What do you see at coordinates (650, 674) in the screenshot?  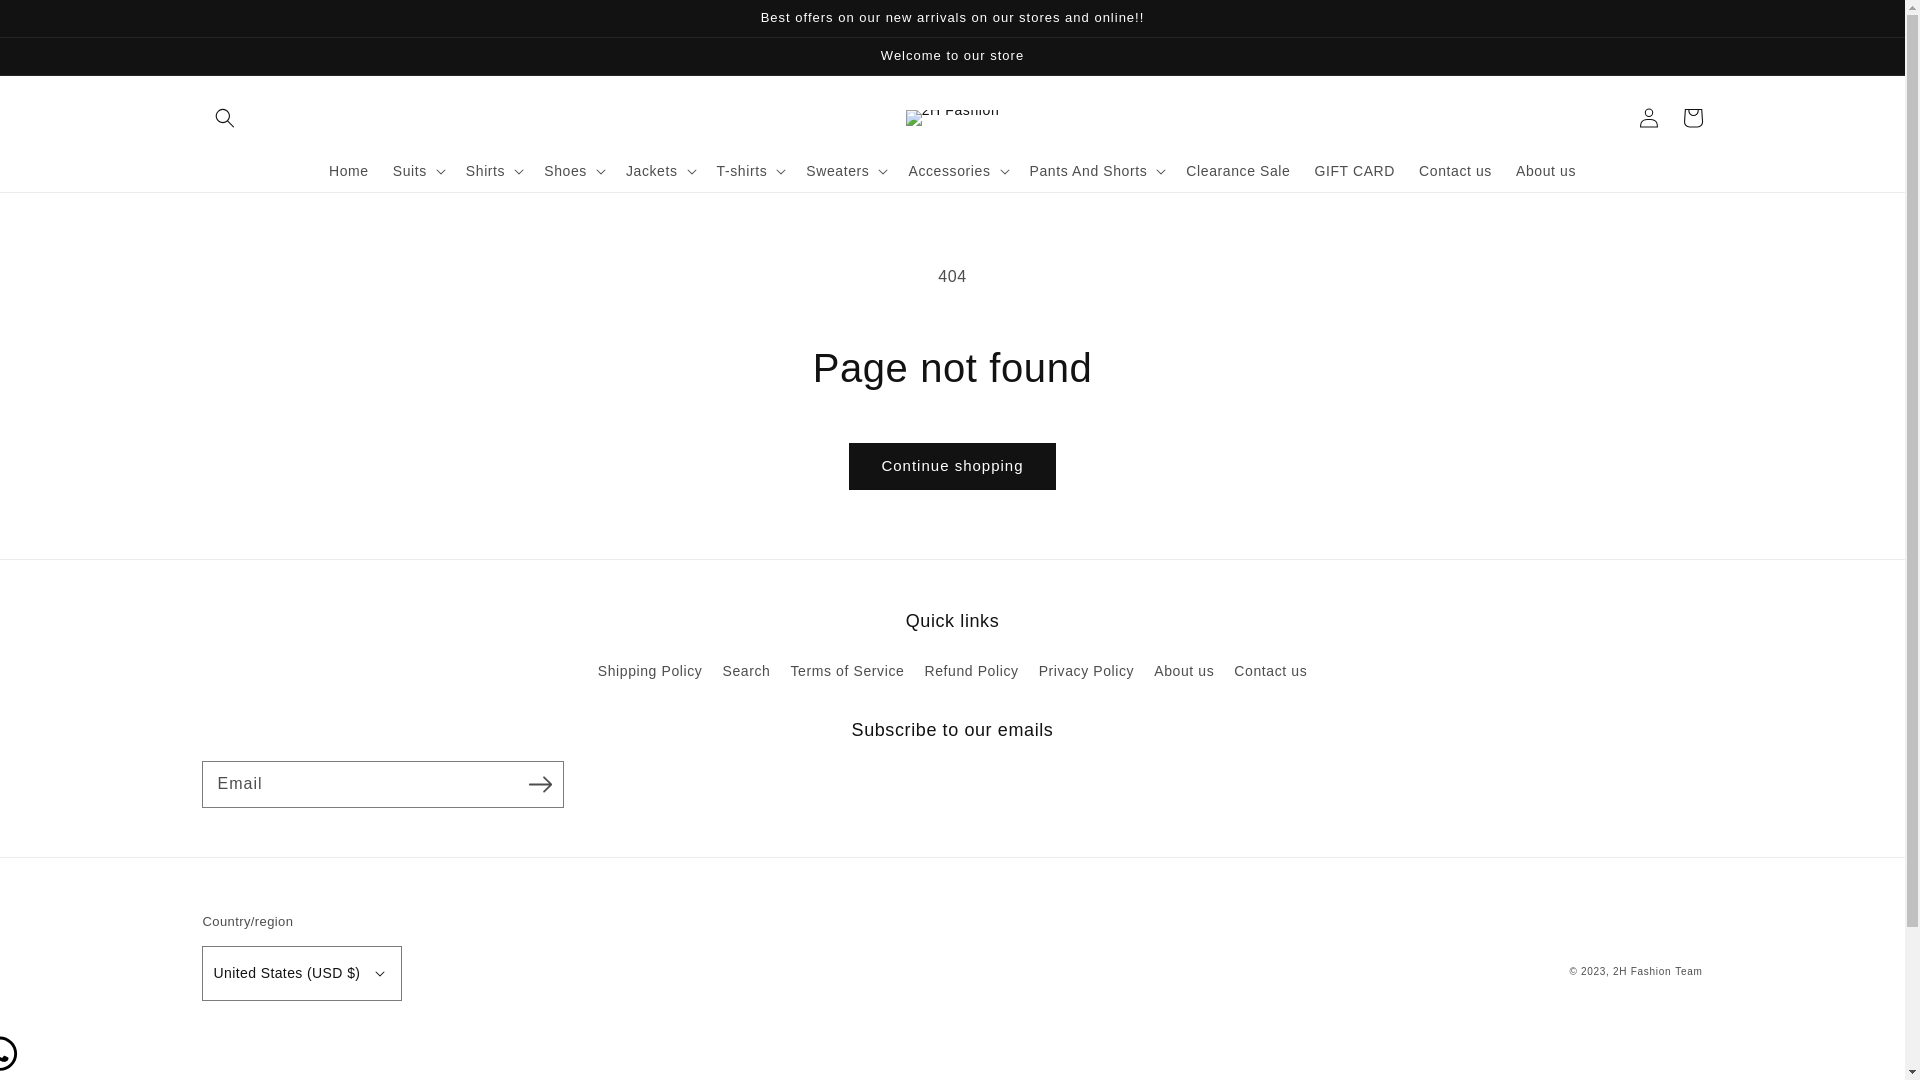 I see `'Shipping Policy'` at bounding box center [650, 674].